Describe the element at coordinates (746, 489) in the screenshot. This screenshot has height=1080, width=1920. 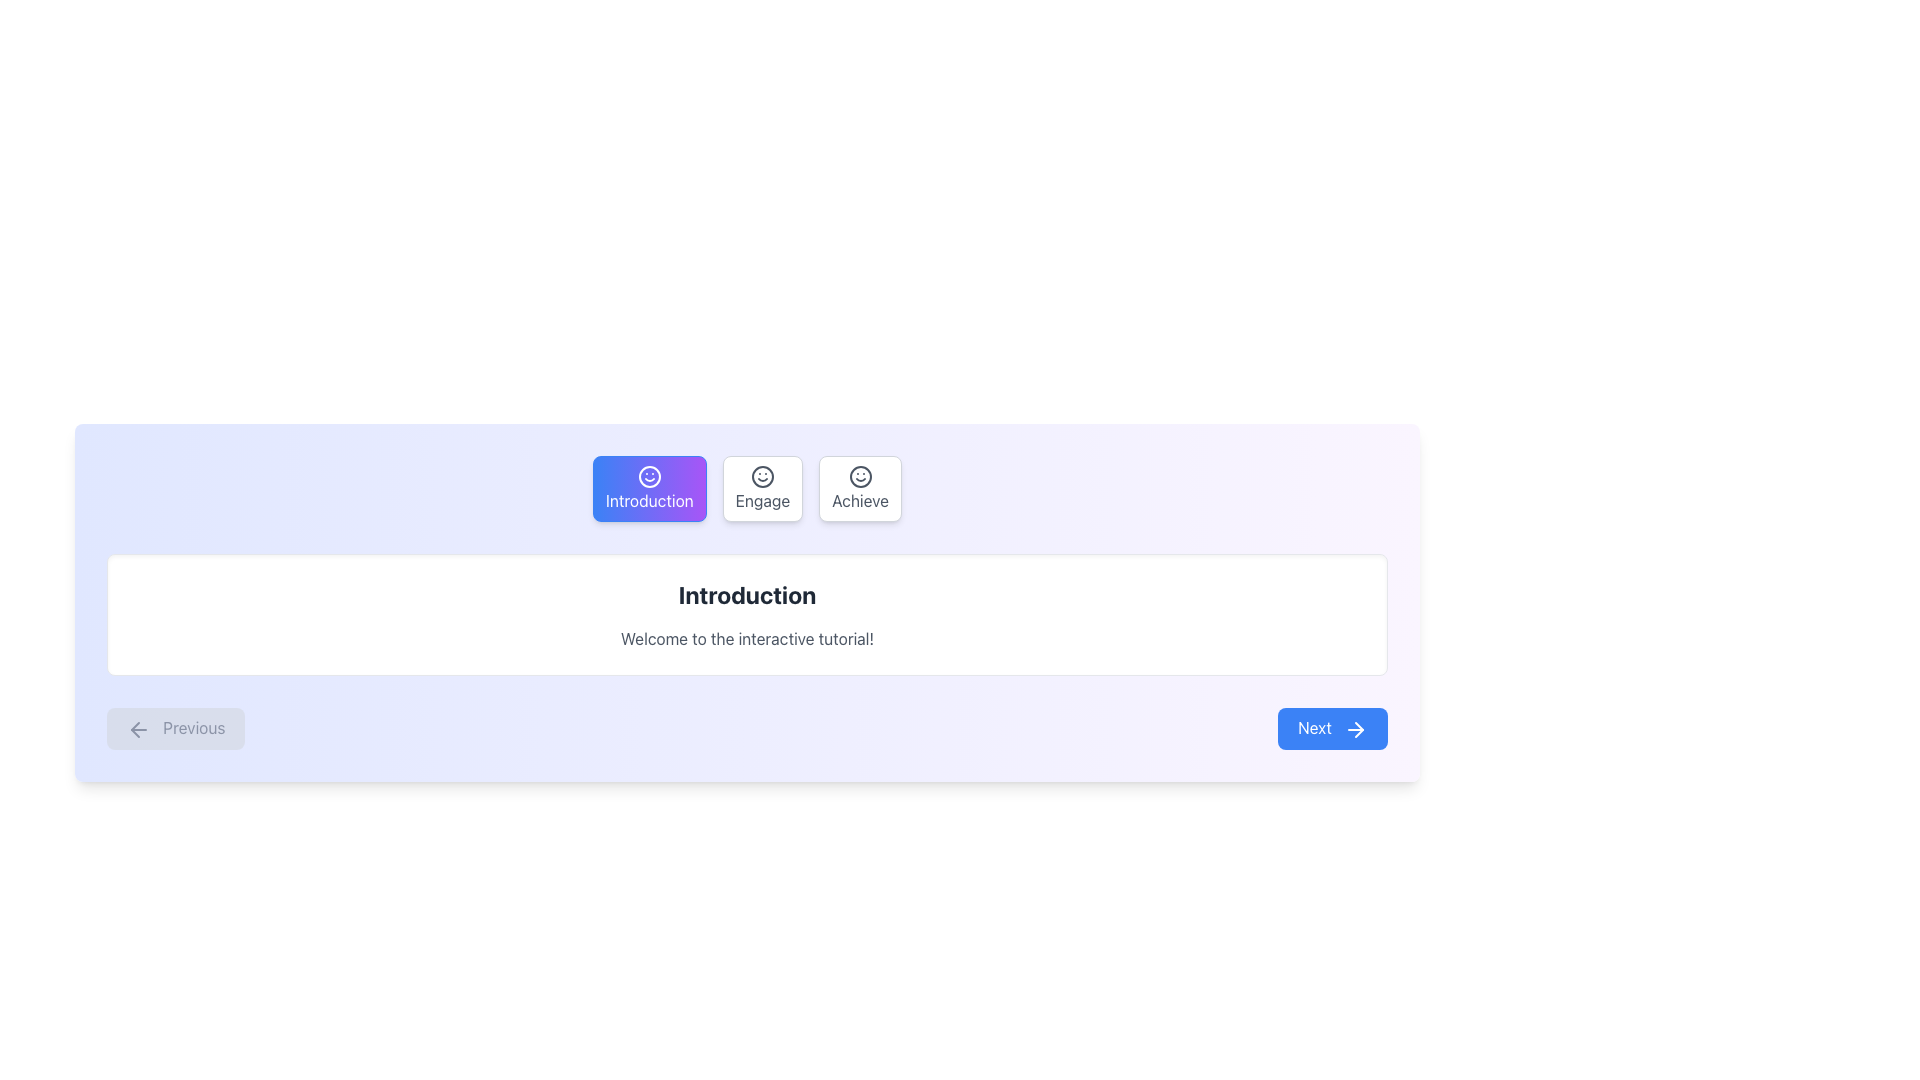
I see `the group of buttons located near the top center of the interface, which serves as a navigation menu for tutorial steps` at that location.